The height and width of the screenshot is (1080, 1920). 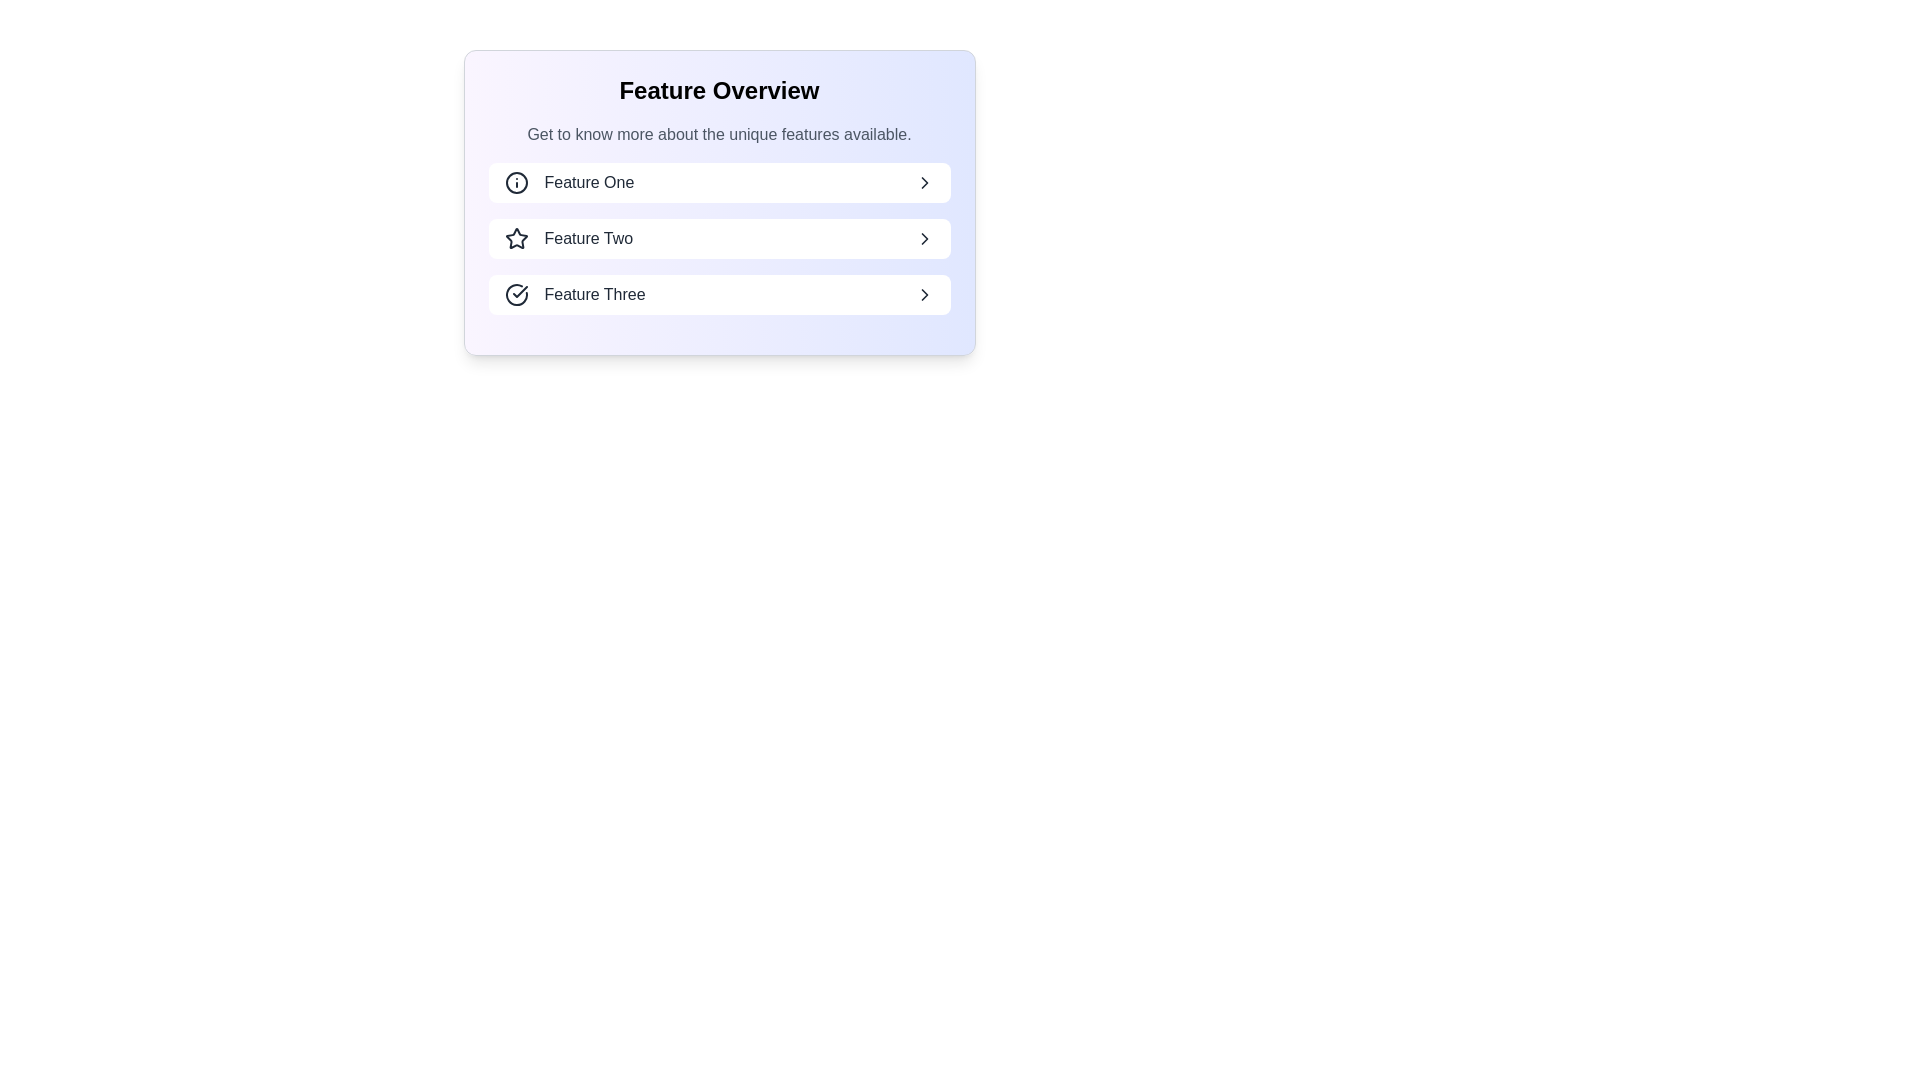 What do you see at coordinates (516, 237) in the screenshot?
I see `the second interactive icon representing the 'Feature Two' section, which is positioned to the left of the text 'Feature Two'` at bounding box center [516, 237].